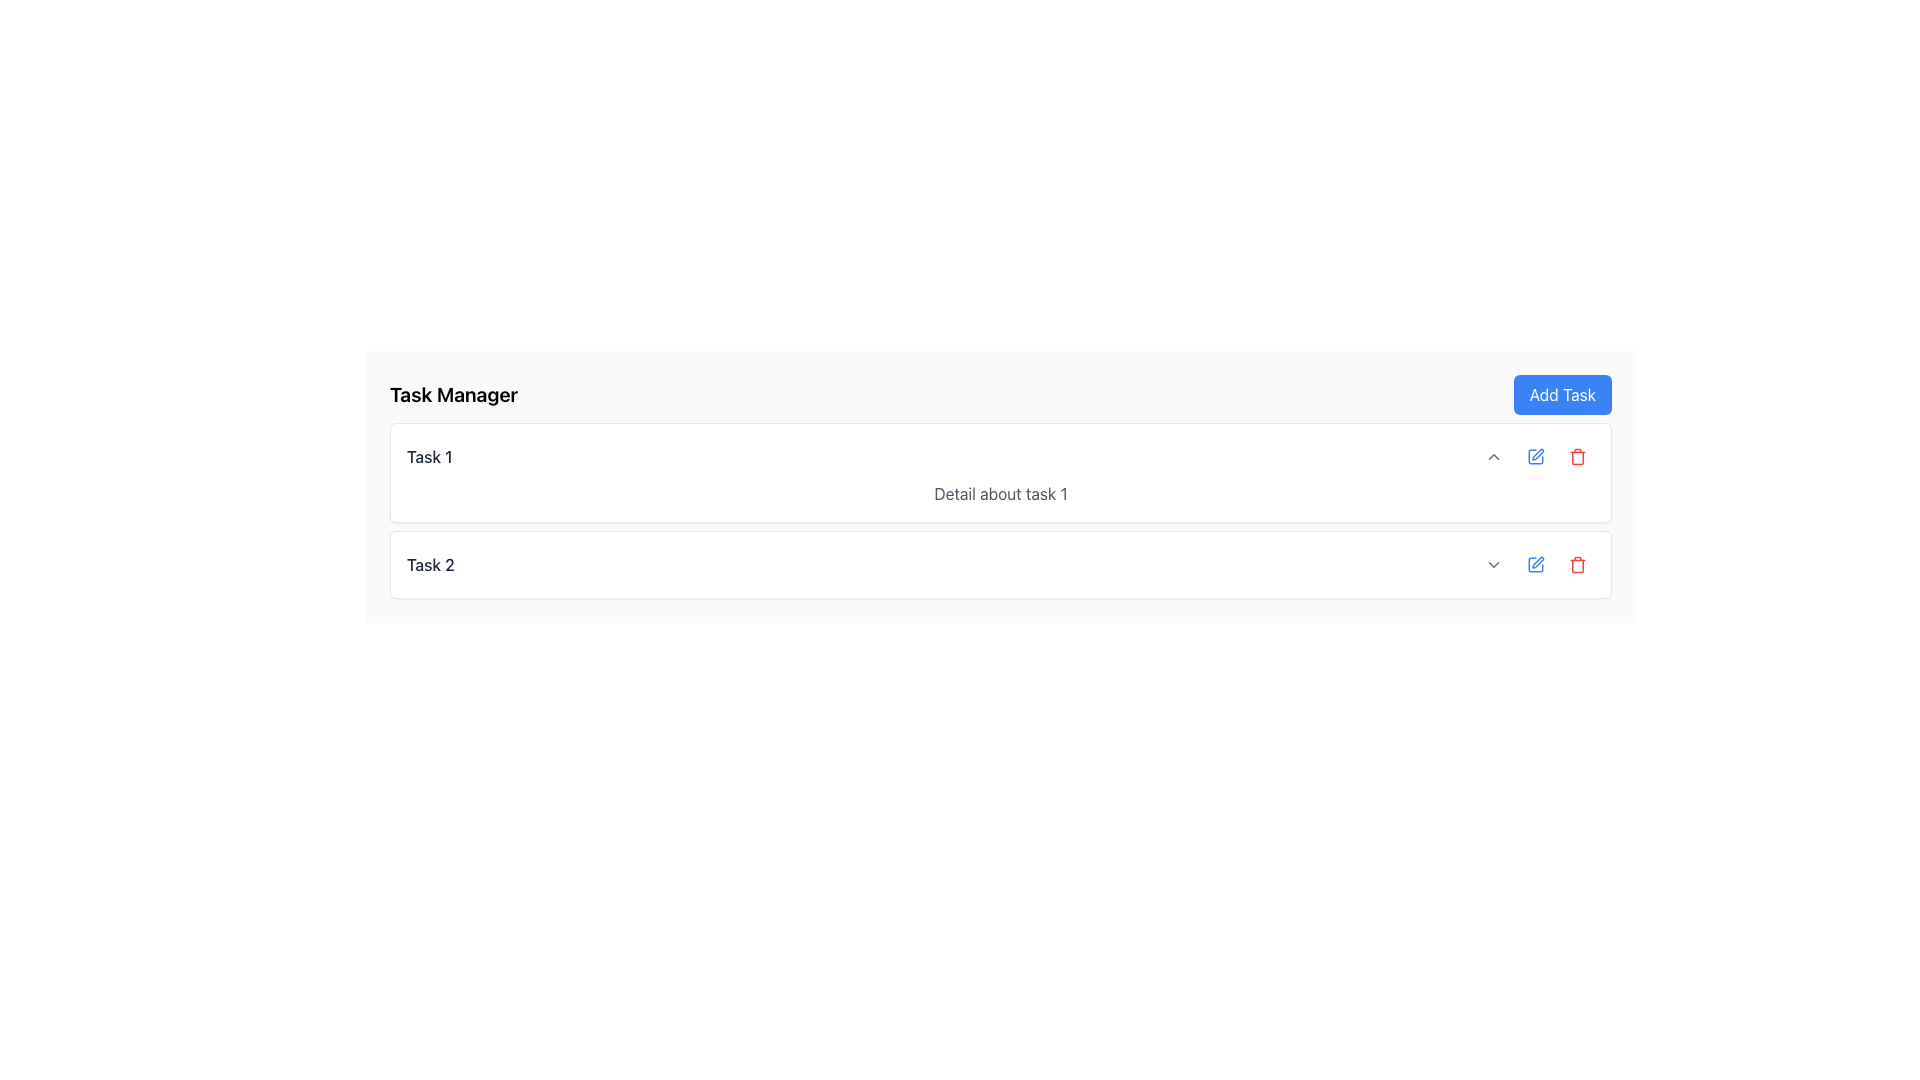 Image resolution: width=1920 pixels, height=1080 pixels. What do you see at coordinates (1561, 394) in the screenshot?
I see `the button in the top-right corner of the Task Manager` at bounding box center [1561, 394].